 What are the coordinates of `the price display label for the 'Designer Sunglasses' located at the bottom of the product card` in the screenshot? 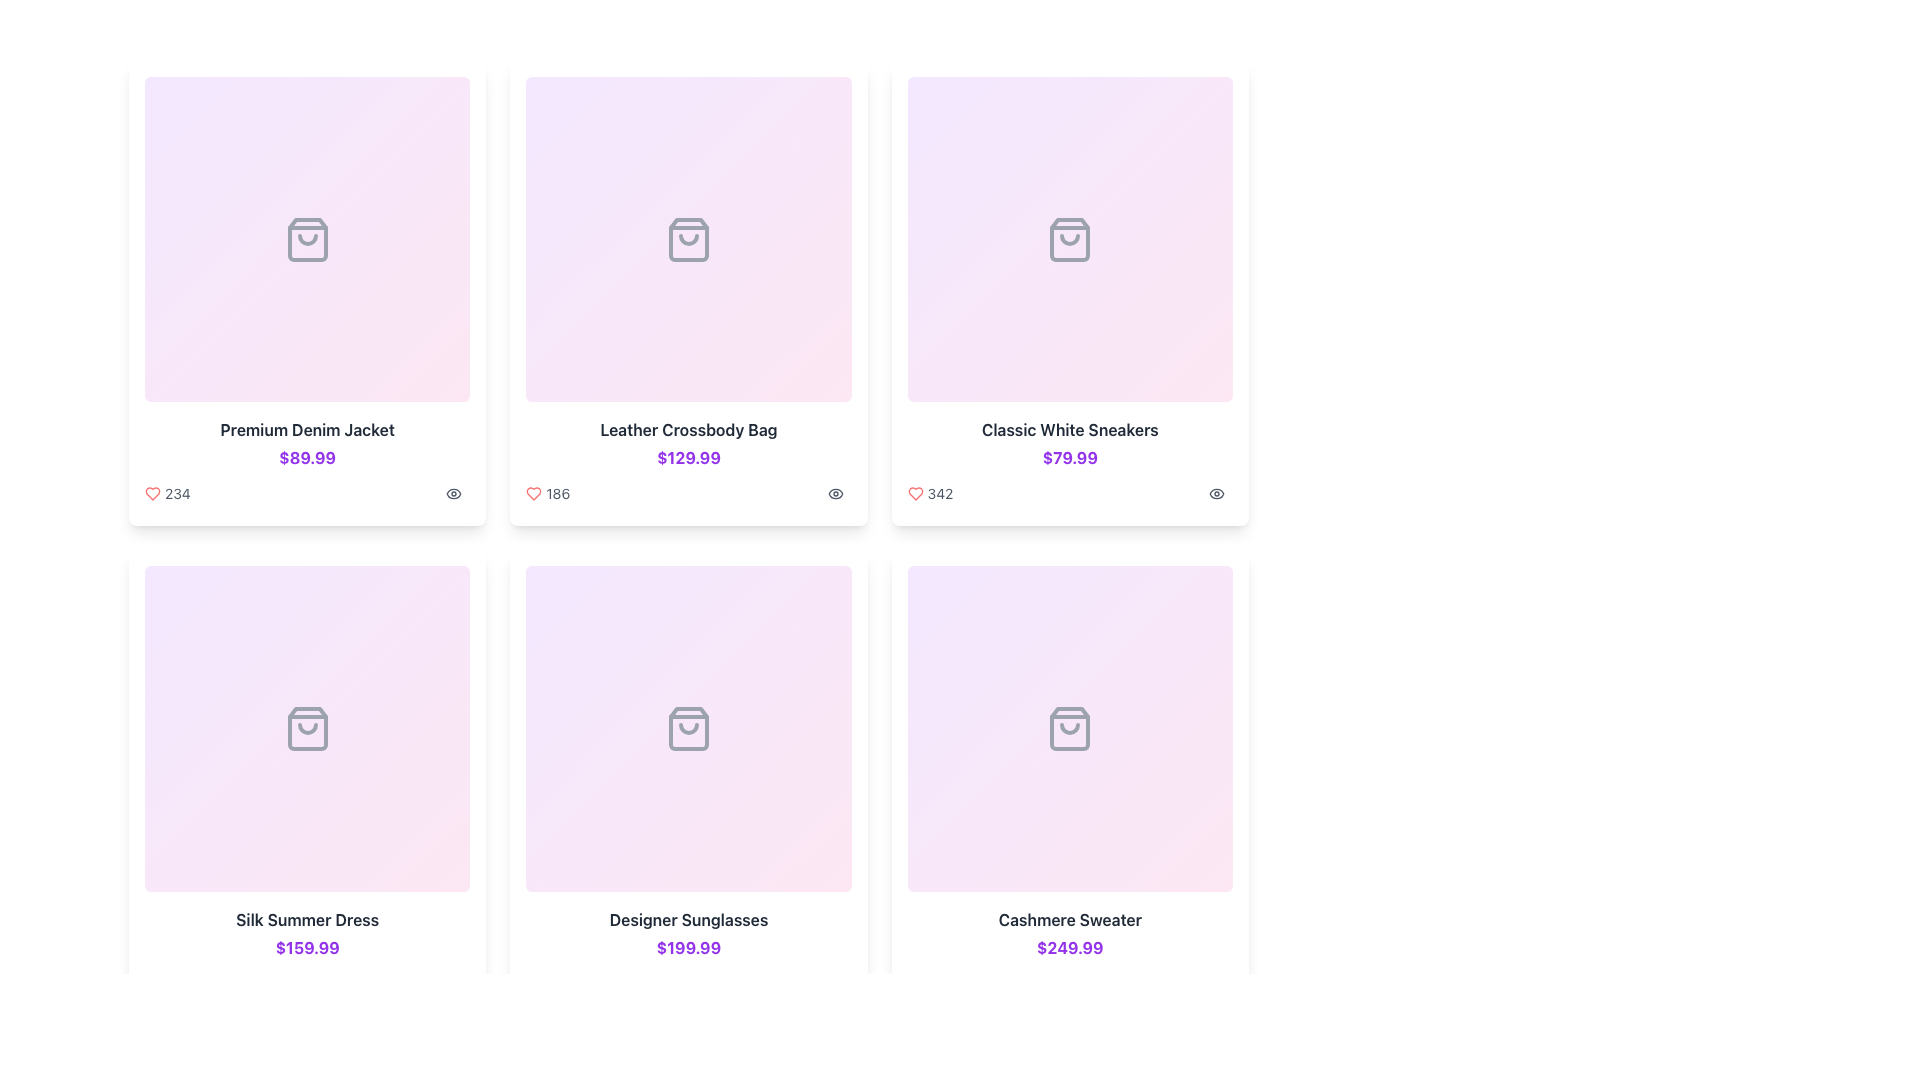 It's located at (688, 946).